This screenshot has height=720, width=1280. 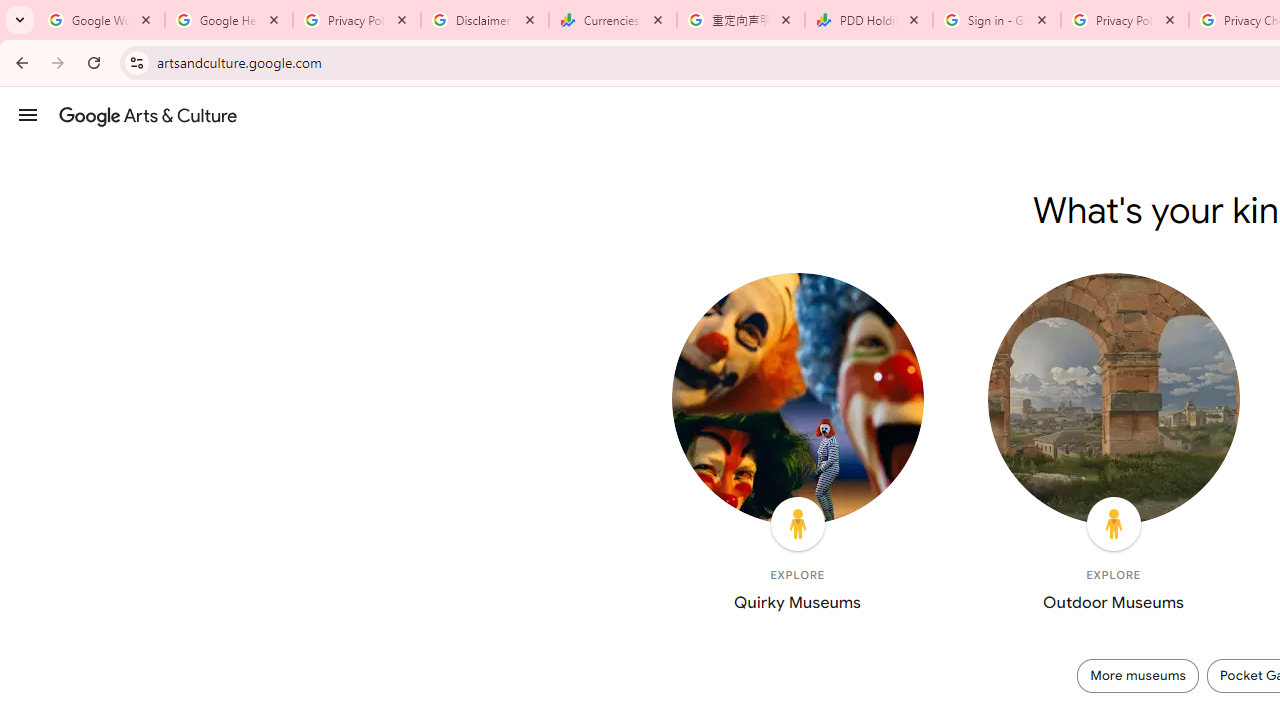 I want to click on 'More museums', so click(x=1138, y=675).